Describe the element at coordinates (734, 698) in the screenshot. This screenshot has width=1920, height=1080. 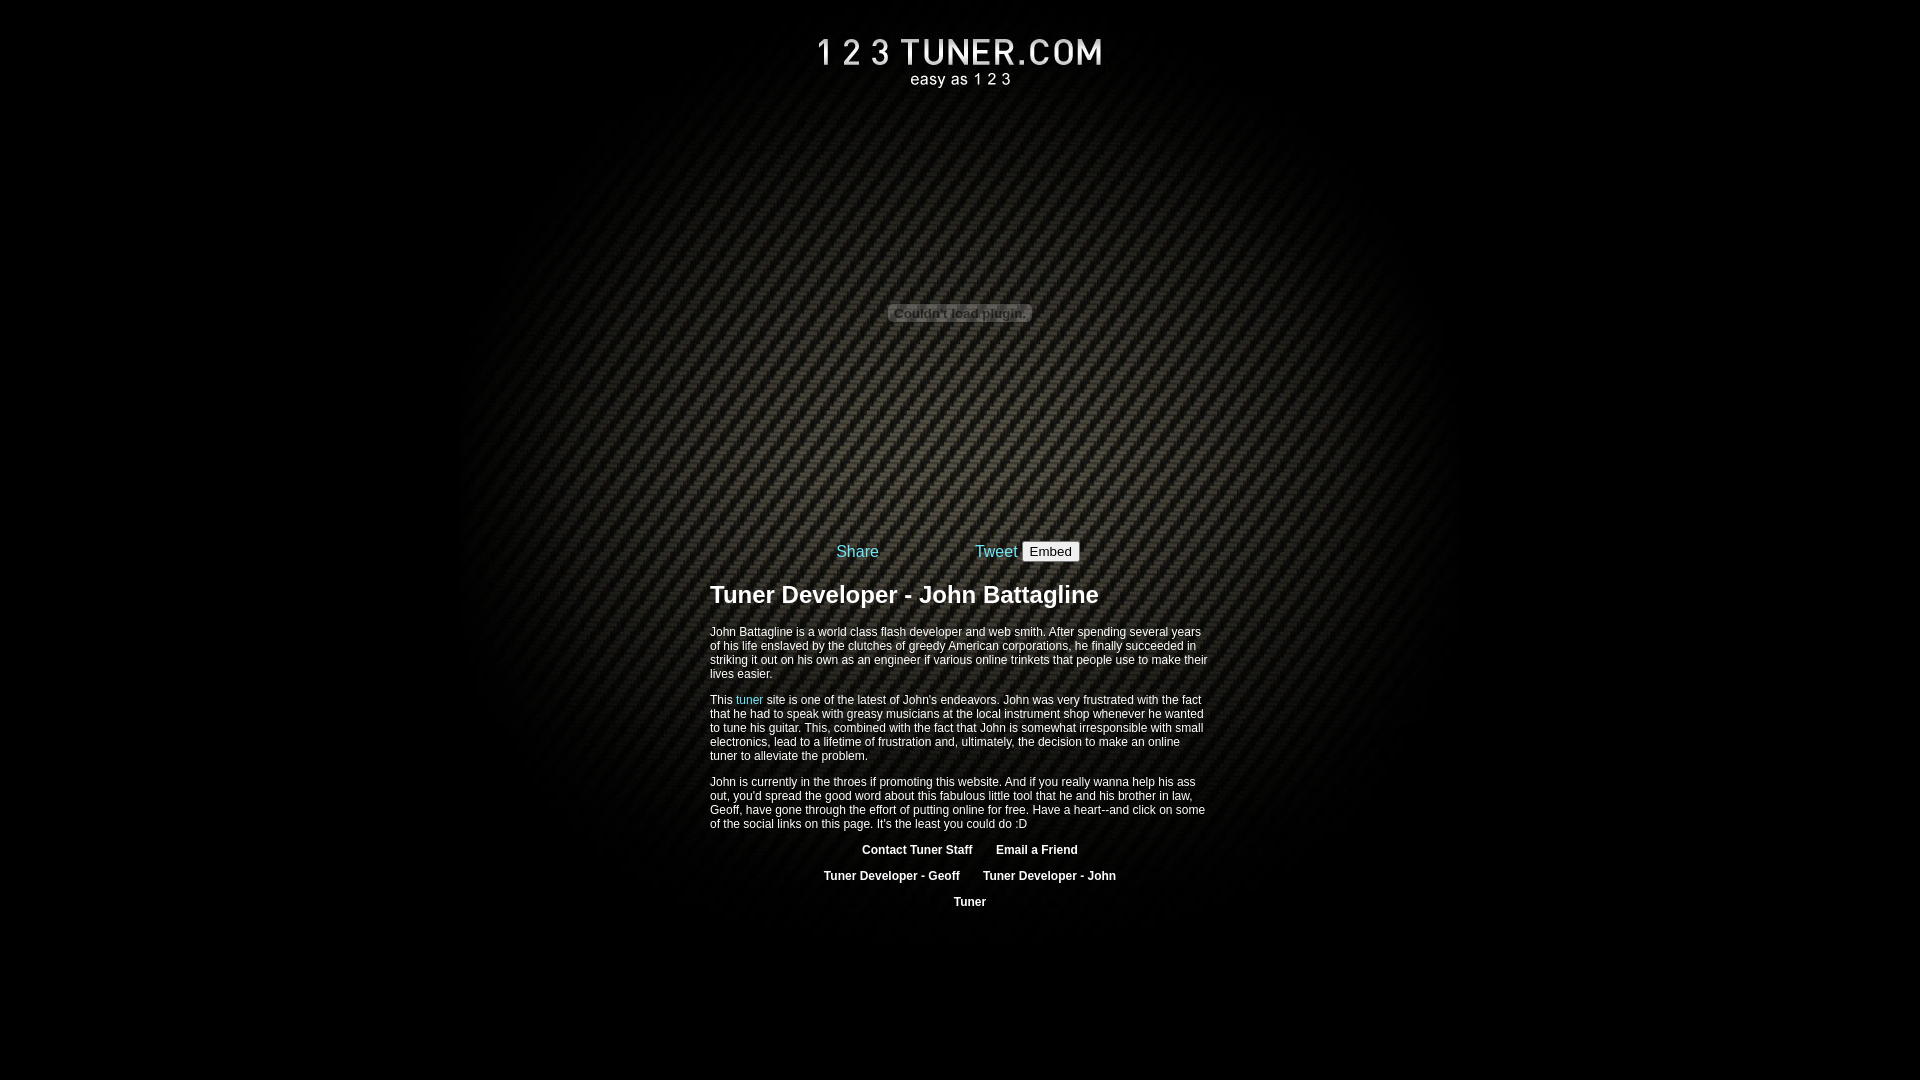
I see `'tuner'` at that location.